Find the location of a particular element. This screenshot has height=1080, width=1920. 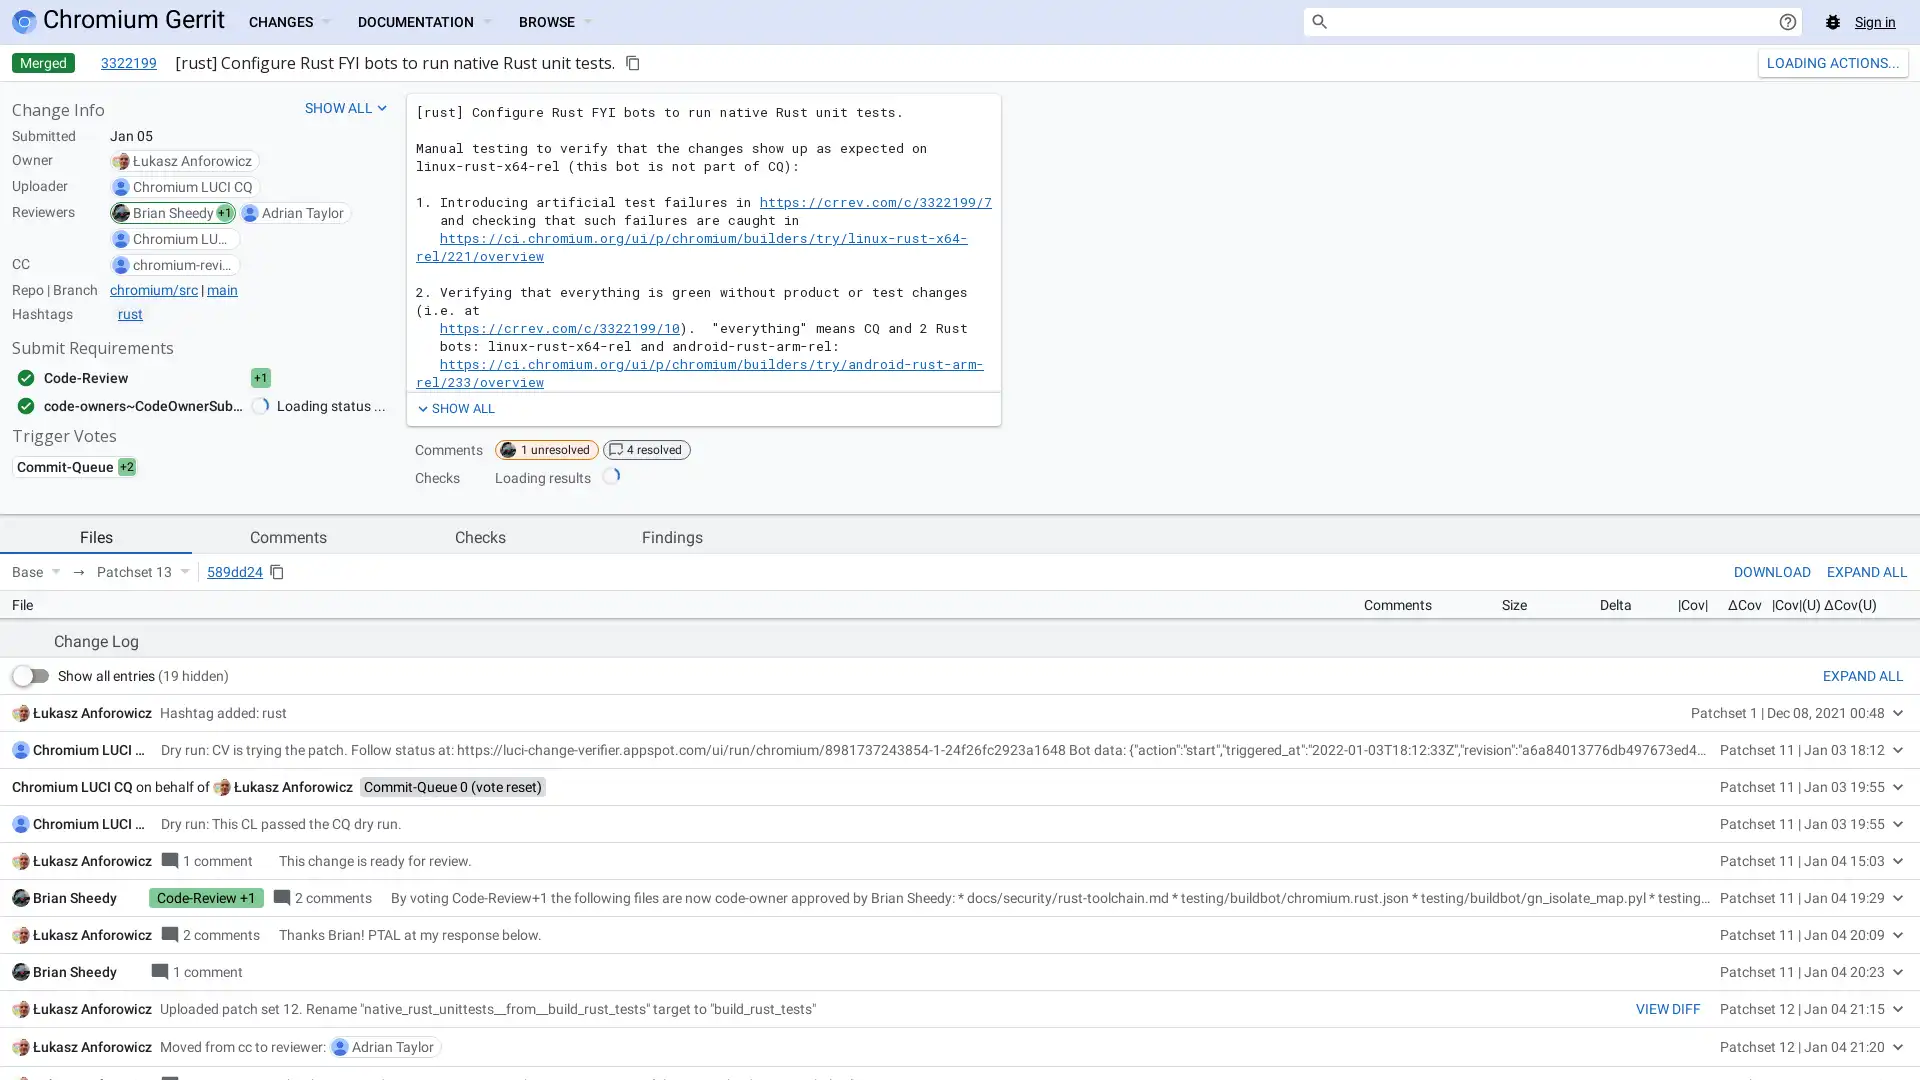

4 resolved is located at coordinates (647, 450).